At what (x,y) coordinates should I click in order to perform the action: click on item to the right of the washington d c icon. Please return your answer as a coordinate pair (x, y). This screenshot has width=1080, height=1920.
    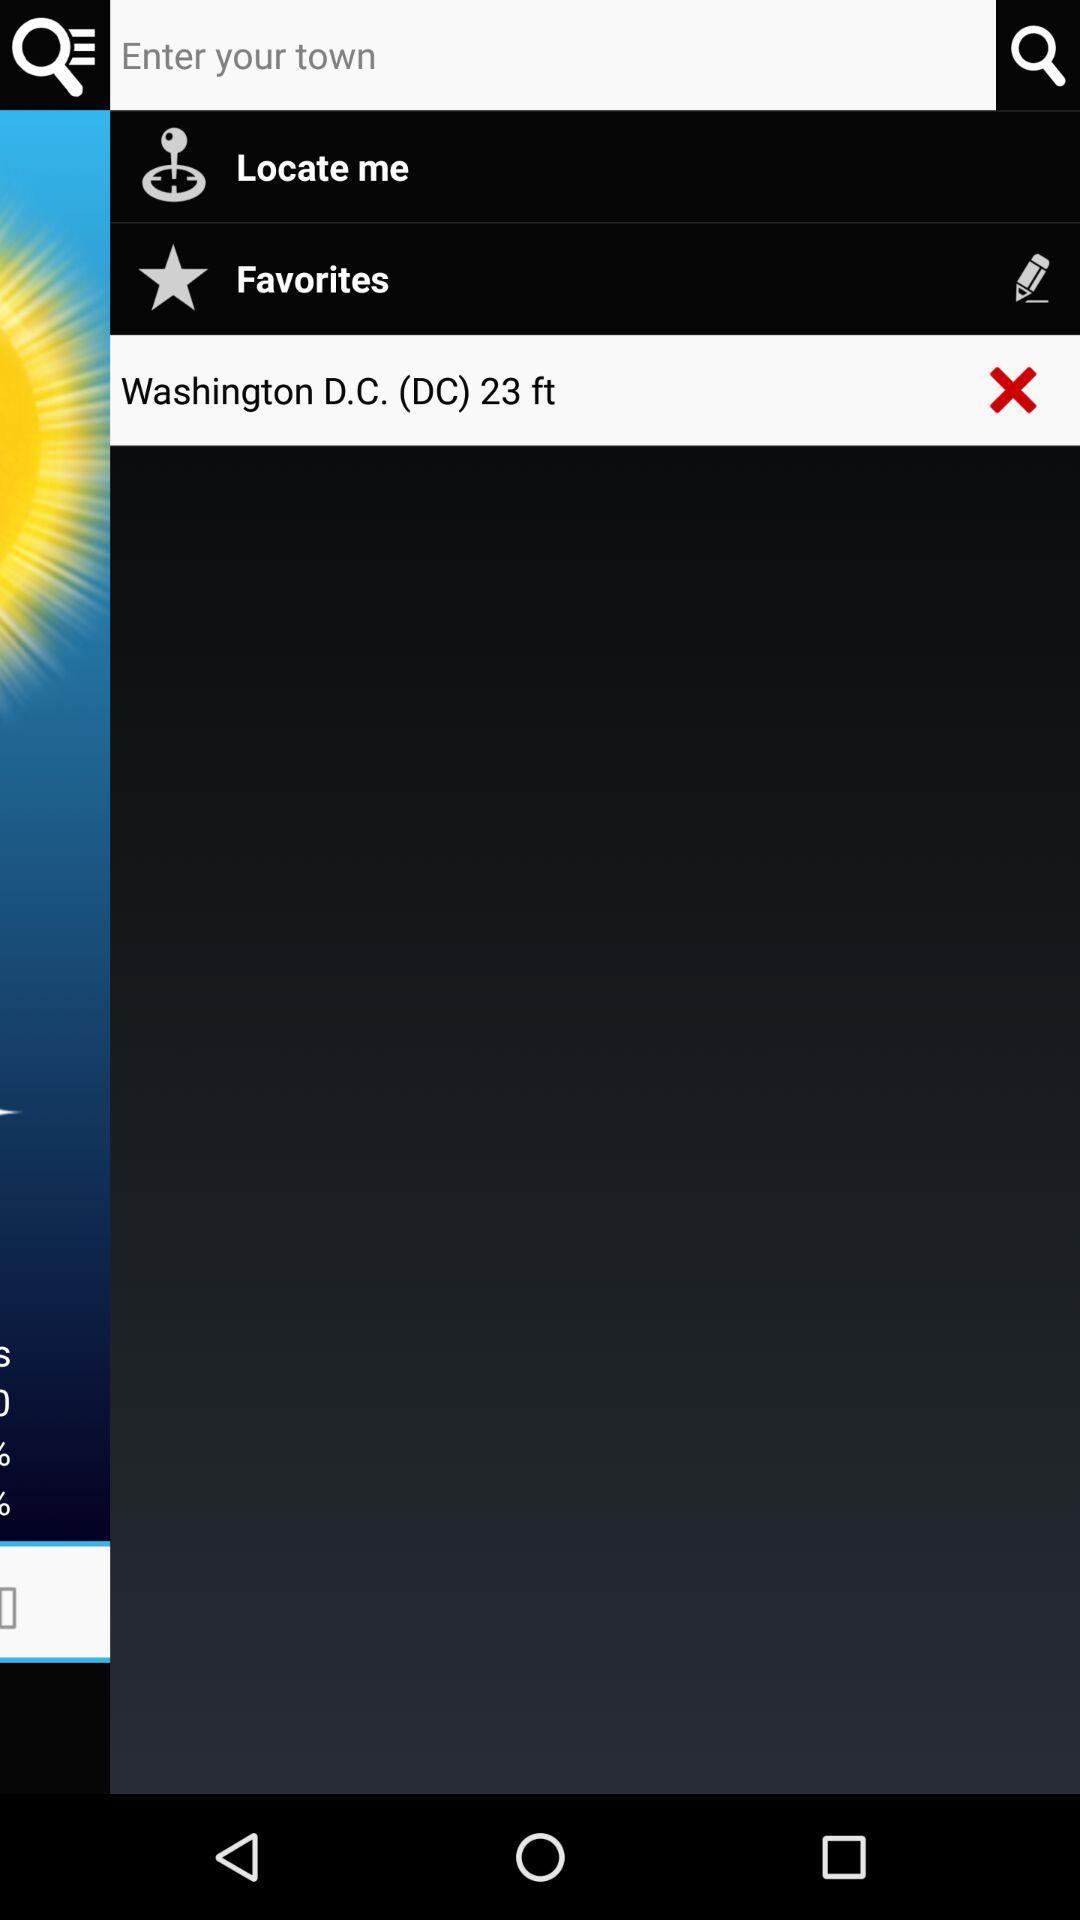
    Looking at the image, I should click on (1014, 389).